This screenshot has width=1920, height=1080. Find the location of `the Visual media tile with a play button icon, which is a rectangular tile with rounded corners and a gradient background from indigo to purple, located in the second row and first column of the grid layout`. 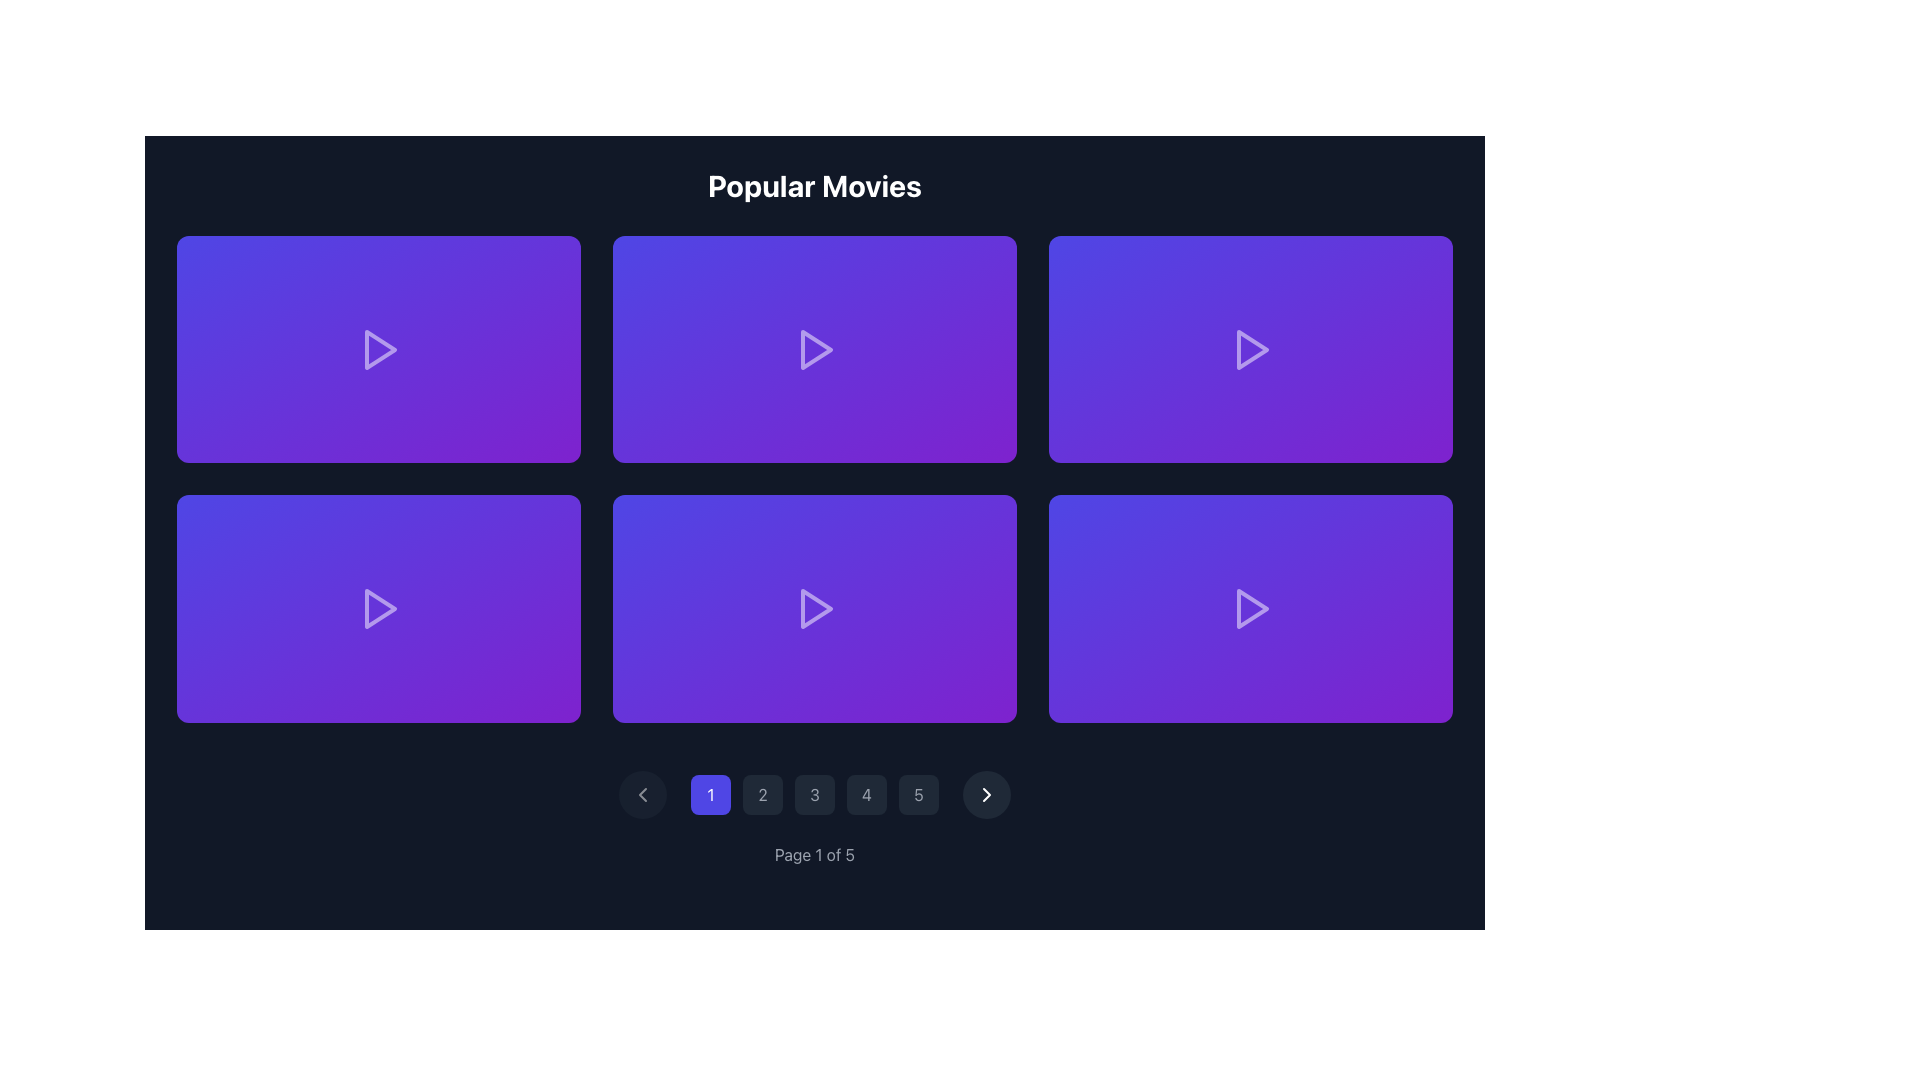

the Visual media tile with a play button icon, which is a rectangular tile with rounded corners and a gradient background from indigo to purple, located in the second row and first column of the grid layout is located at coordinates (379, 607).